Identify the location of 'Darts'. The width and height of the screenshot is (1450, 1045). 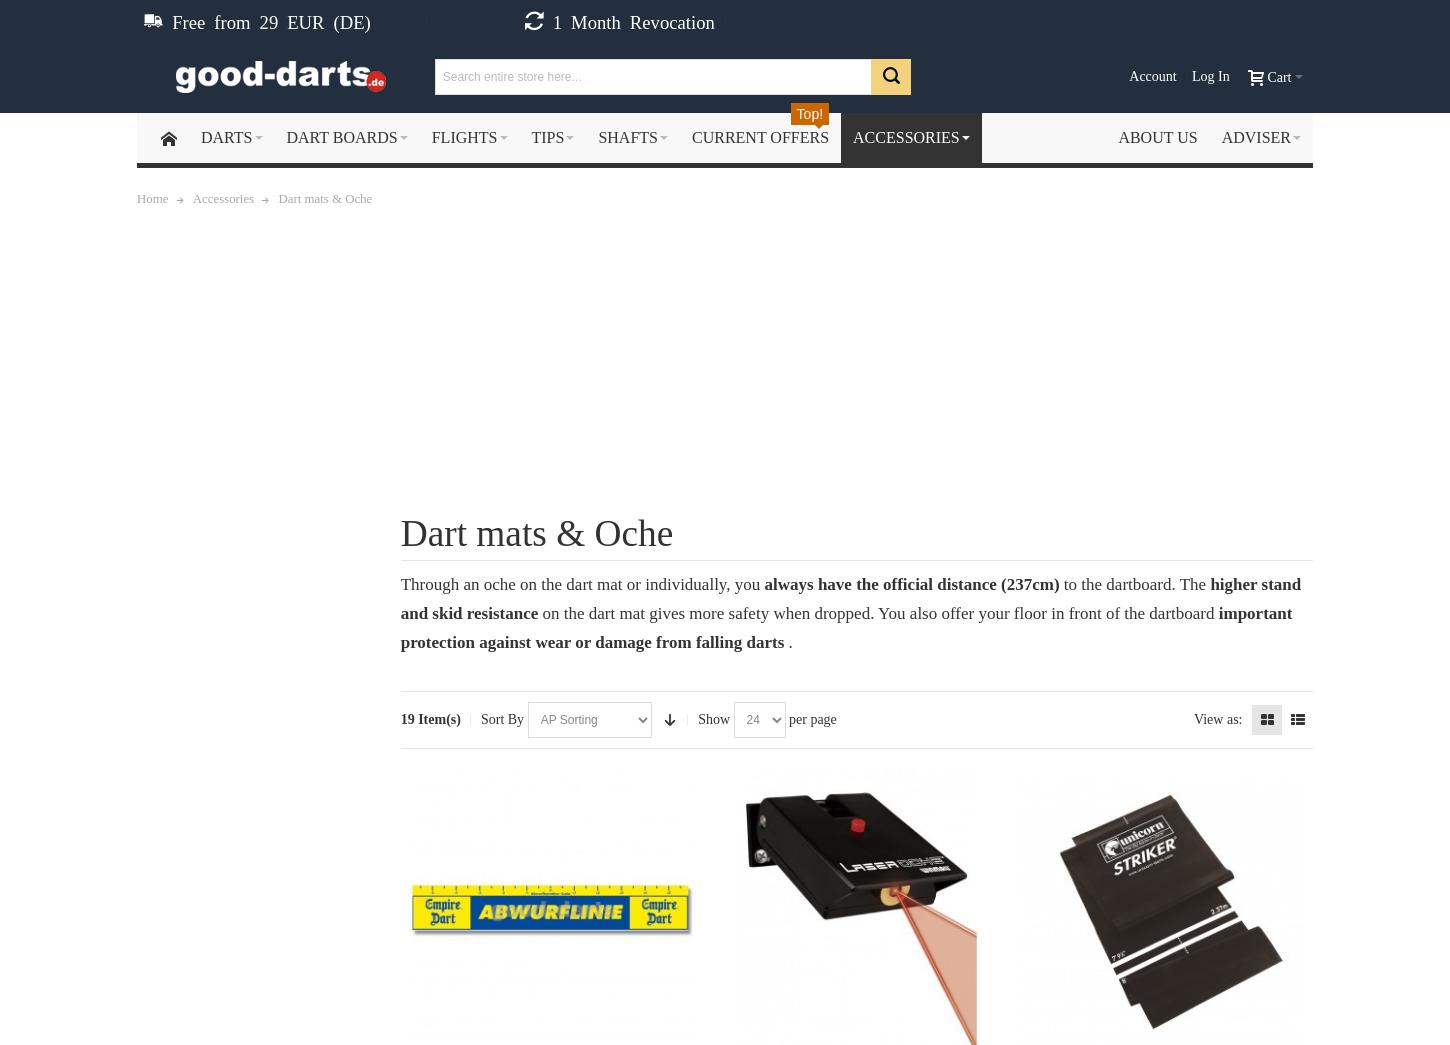
(225, 136).